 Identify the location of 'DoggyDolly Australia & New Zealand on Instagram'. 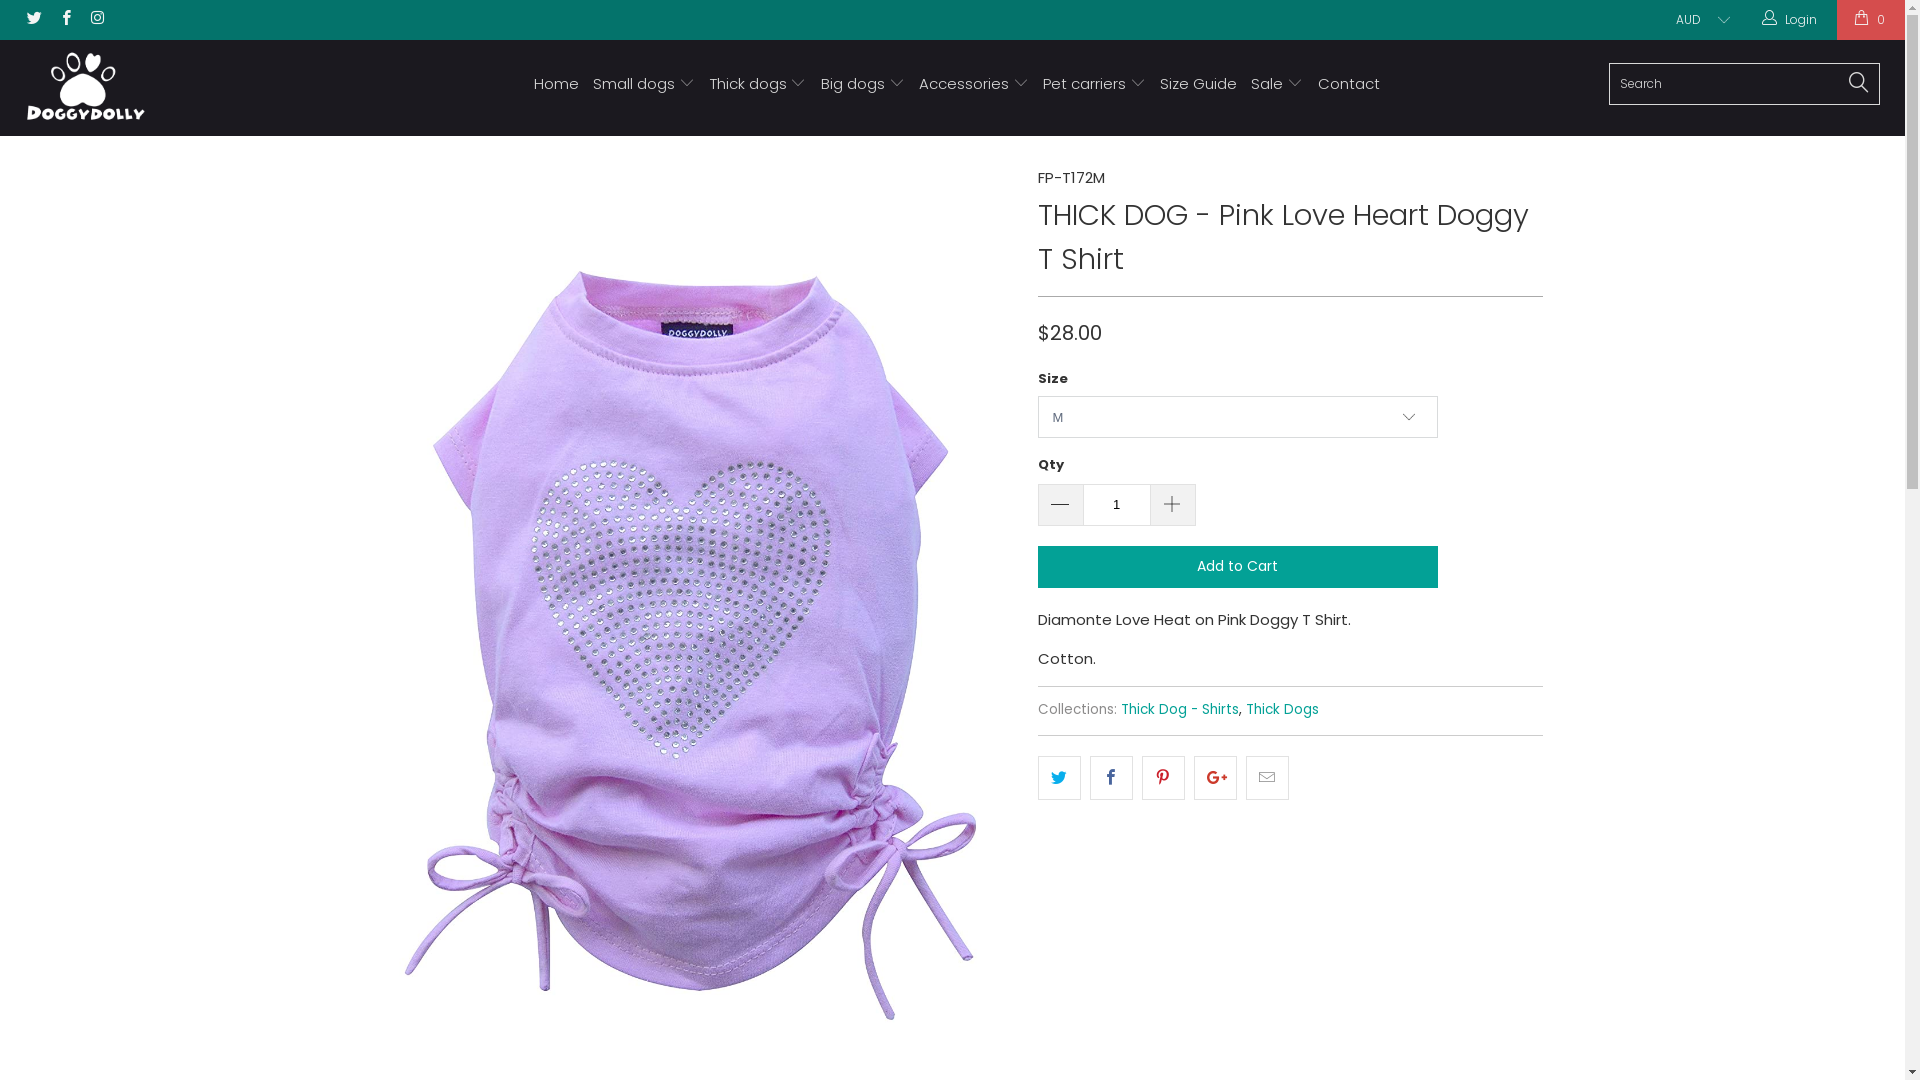
(95, 19).